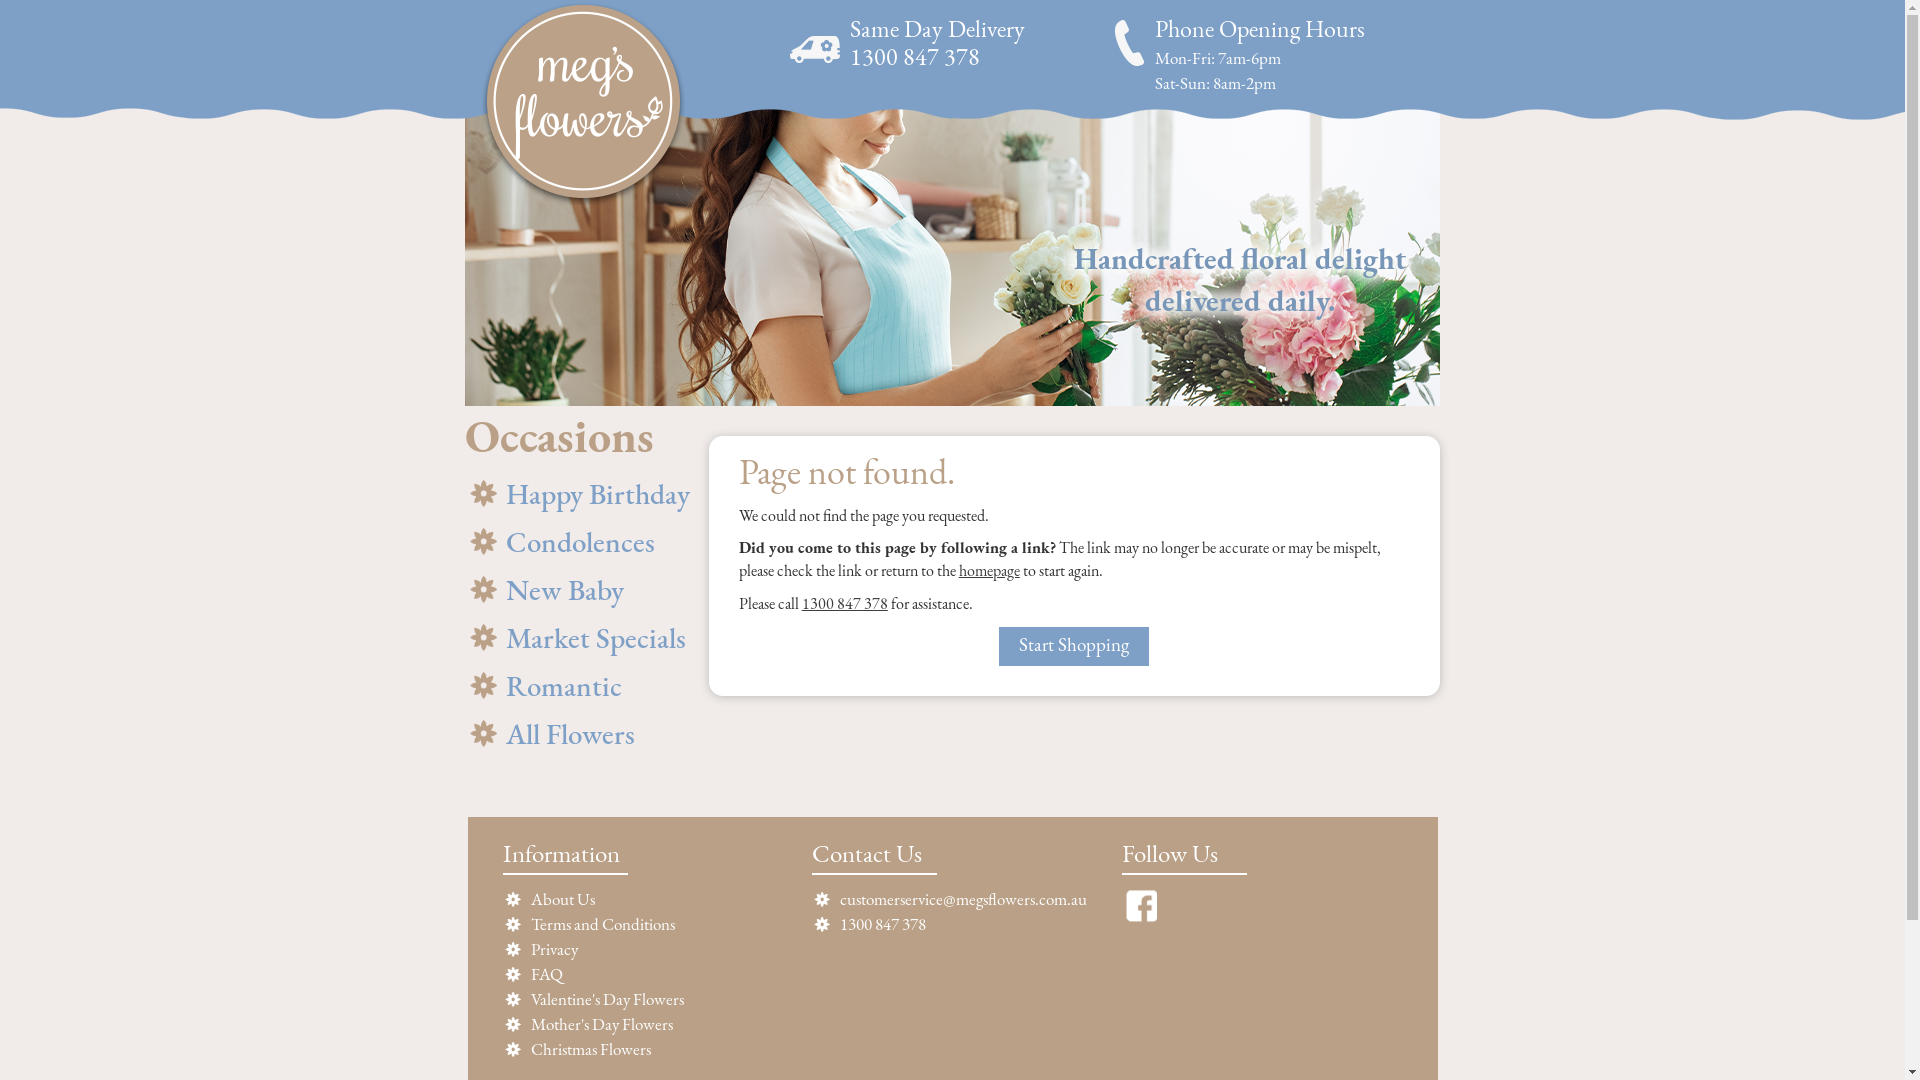 Image resolution: width=1920 pixels, height=1080 pixels. Describe the element at coordinates (578, 638) in the screenshot. I see `'Market Specials'` at that location.